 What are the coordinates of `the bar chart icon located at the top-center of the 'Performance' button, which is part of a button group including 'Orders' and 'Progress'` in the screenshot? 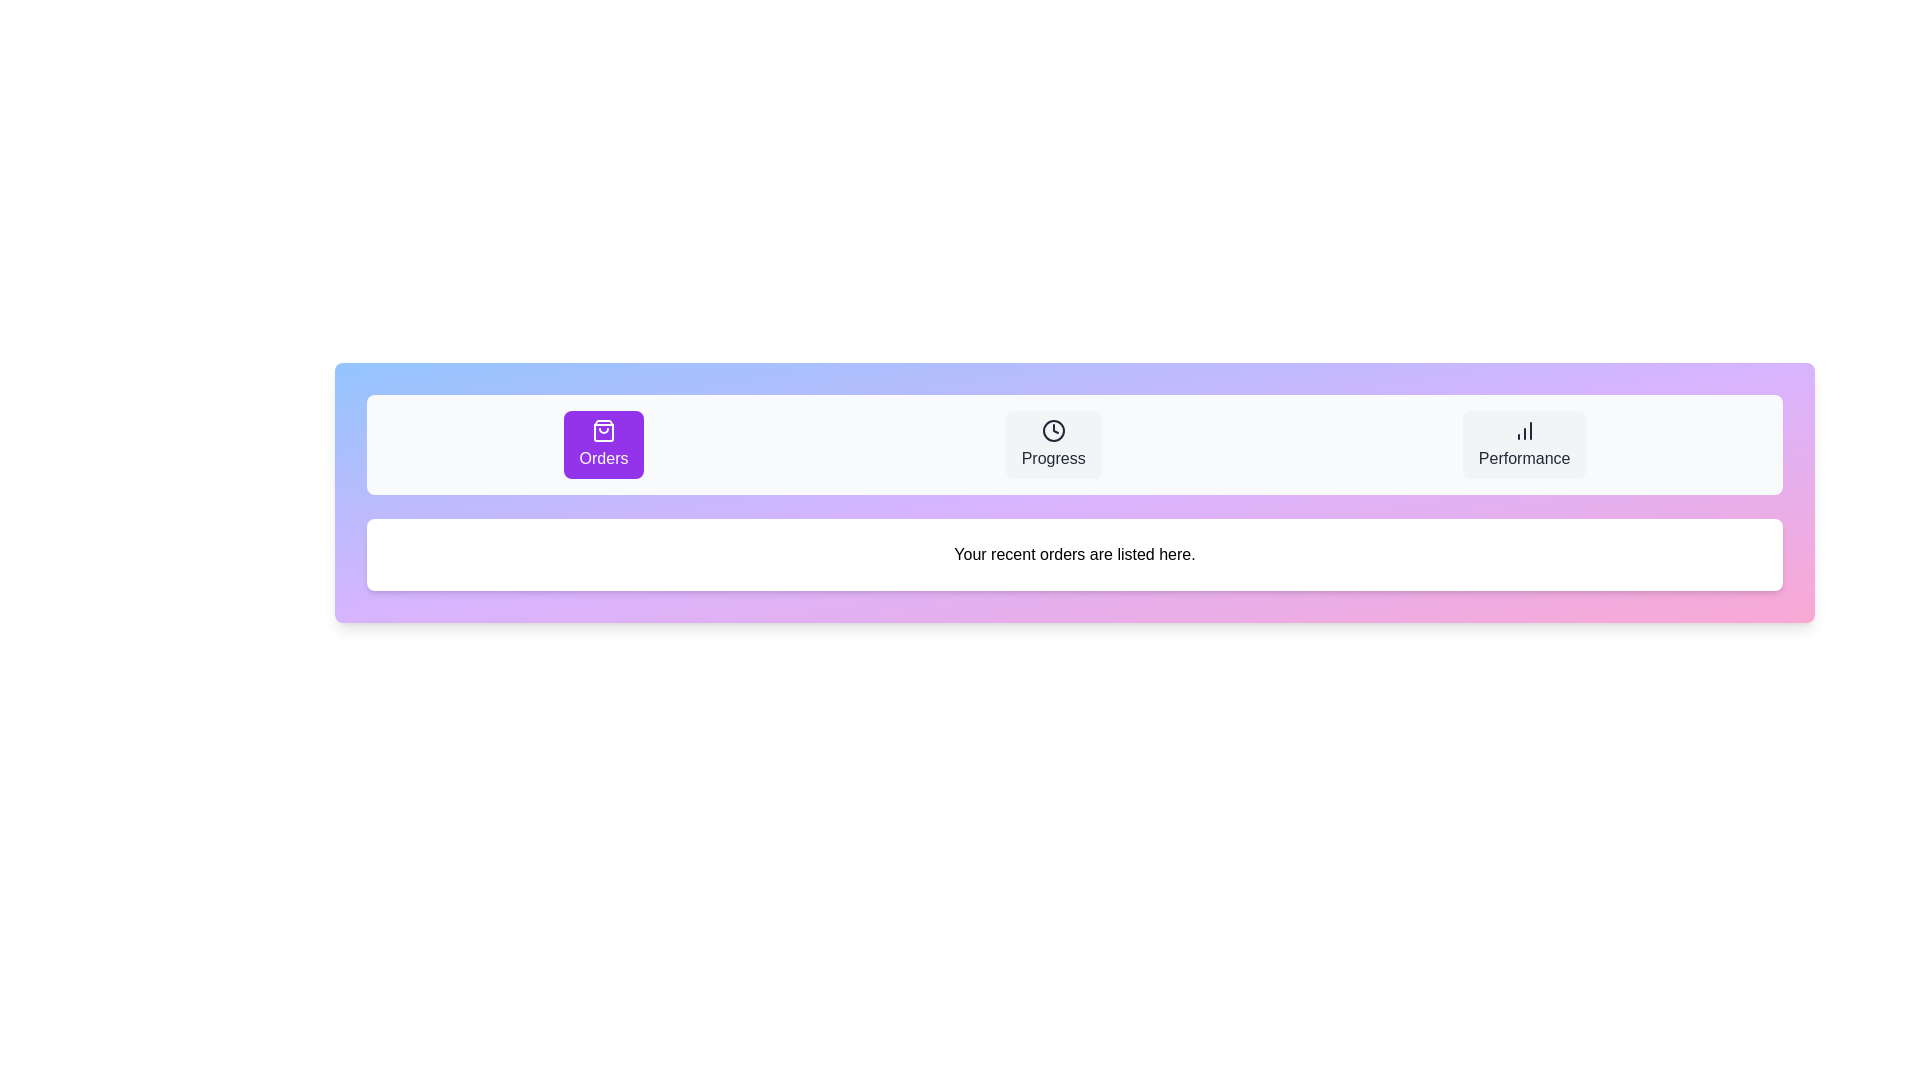 It's located at (1523, 430).